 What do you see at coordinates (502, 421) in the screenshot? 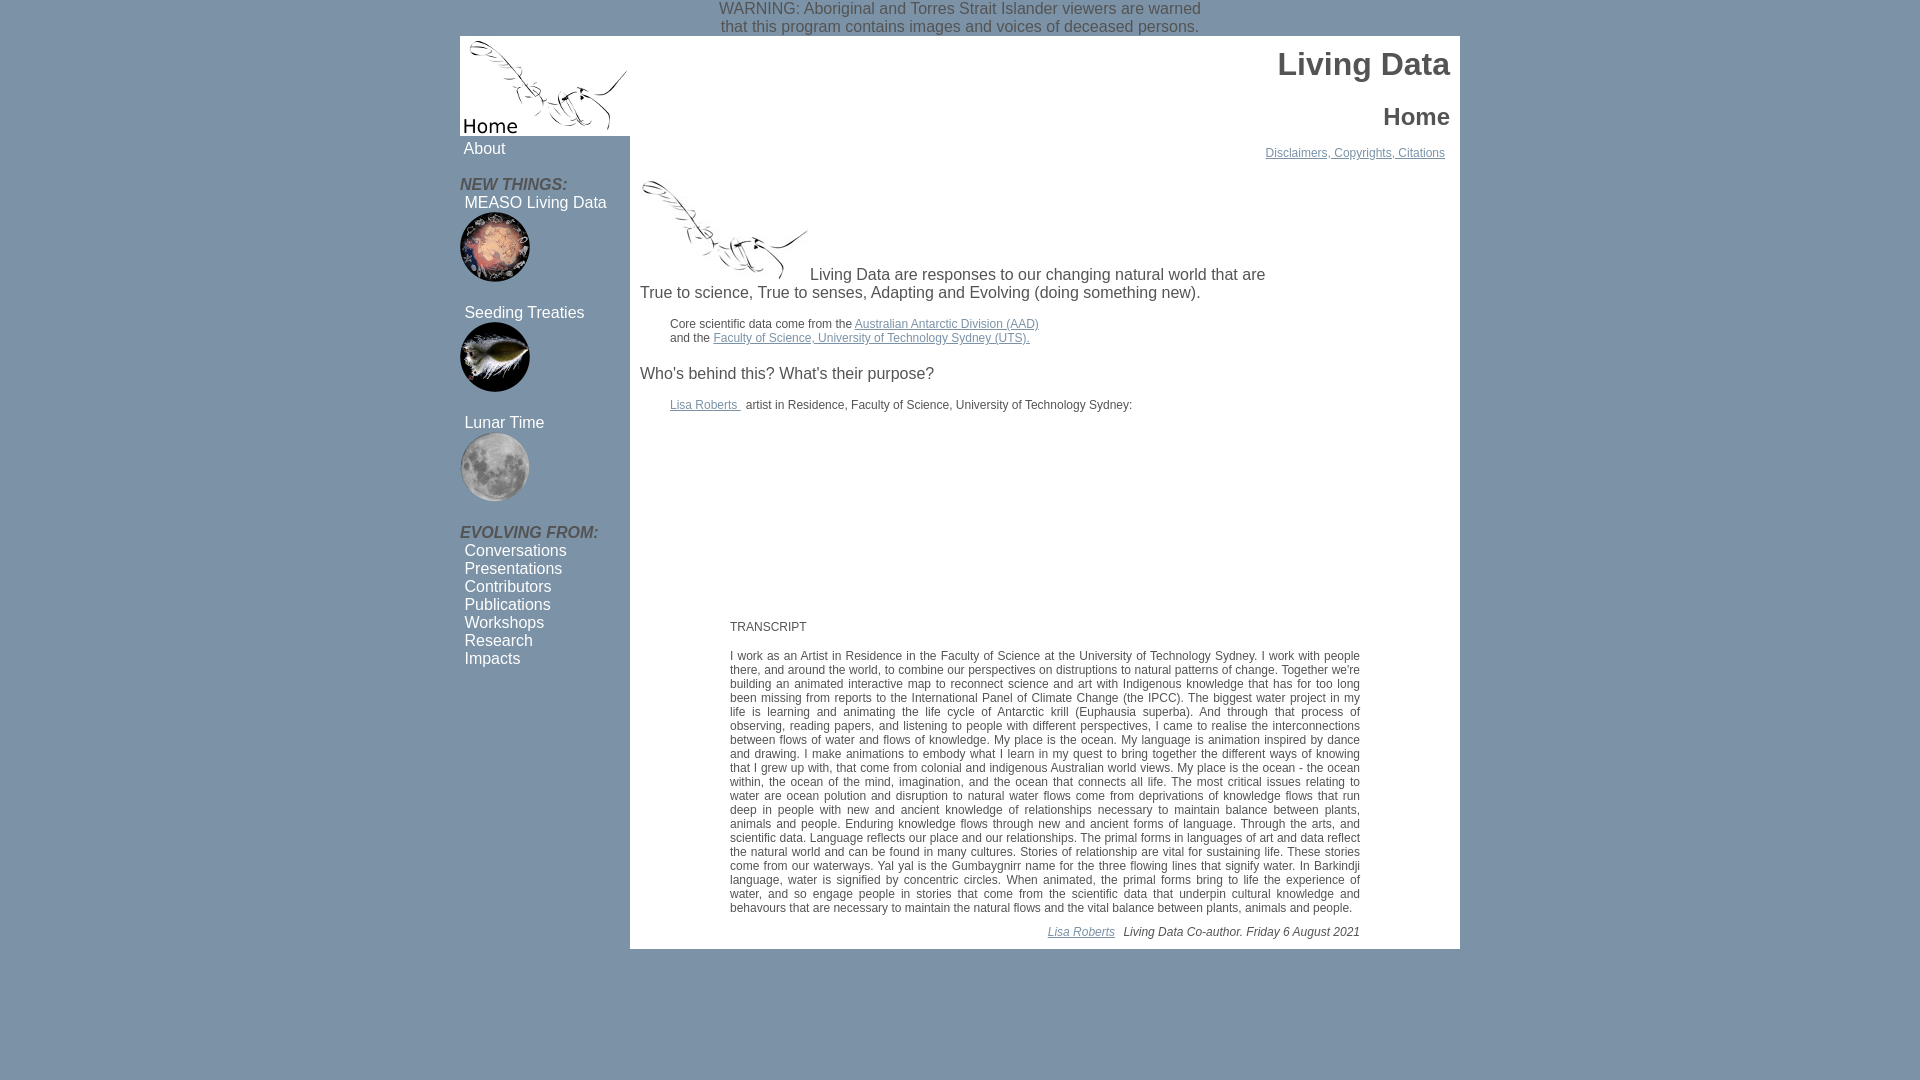
I see `' Lunar Time'` at bounding box center [502, 421].